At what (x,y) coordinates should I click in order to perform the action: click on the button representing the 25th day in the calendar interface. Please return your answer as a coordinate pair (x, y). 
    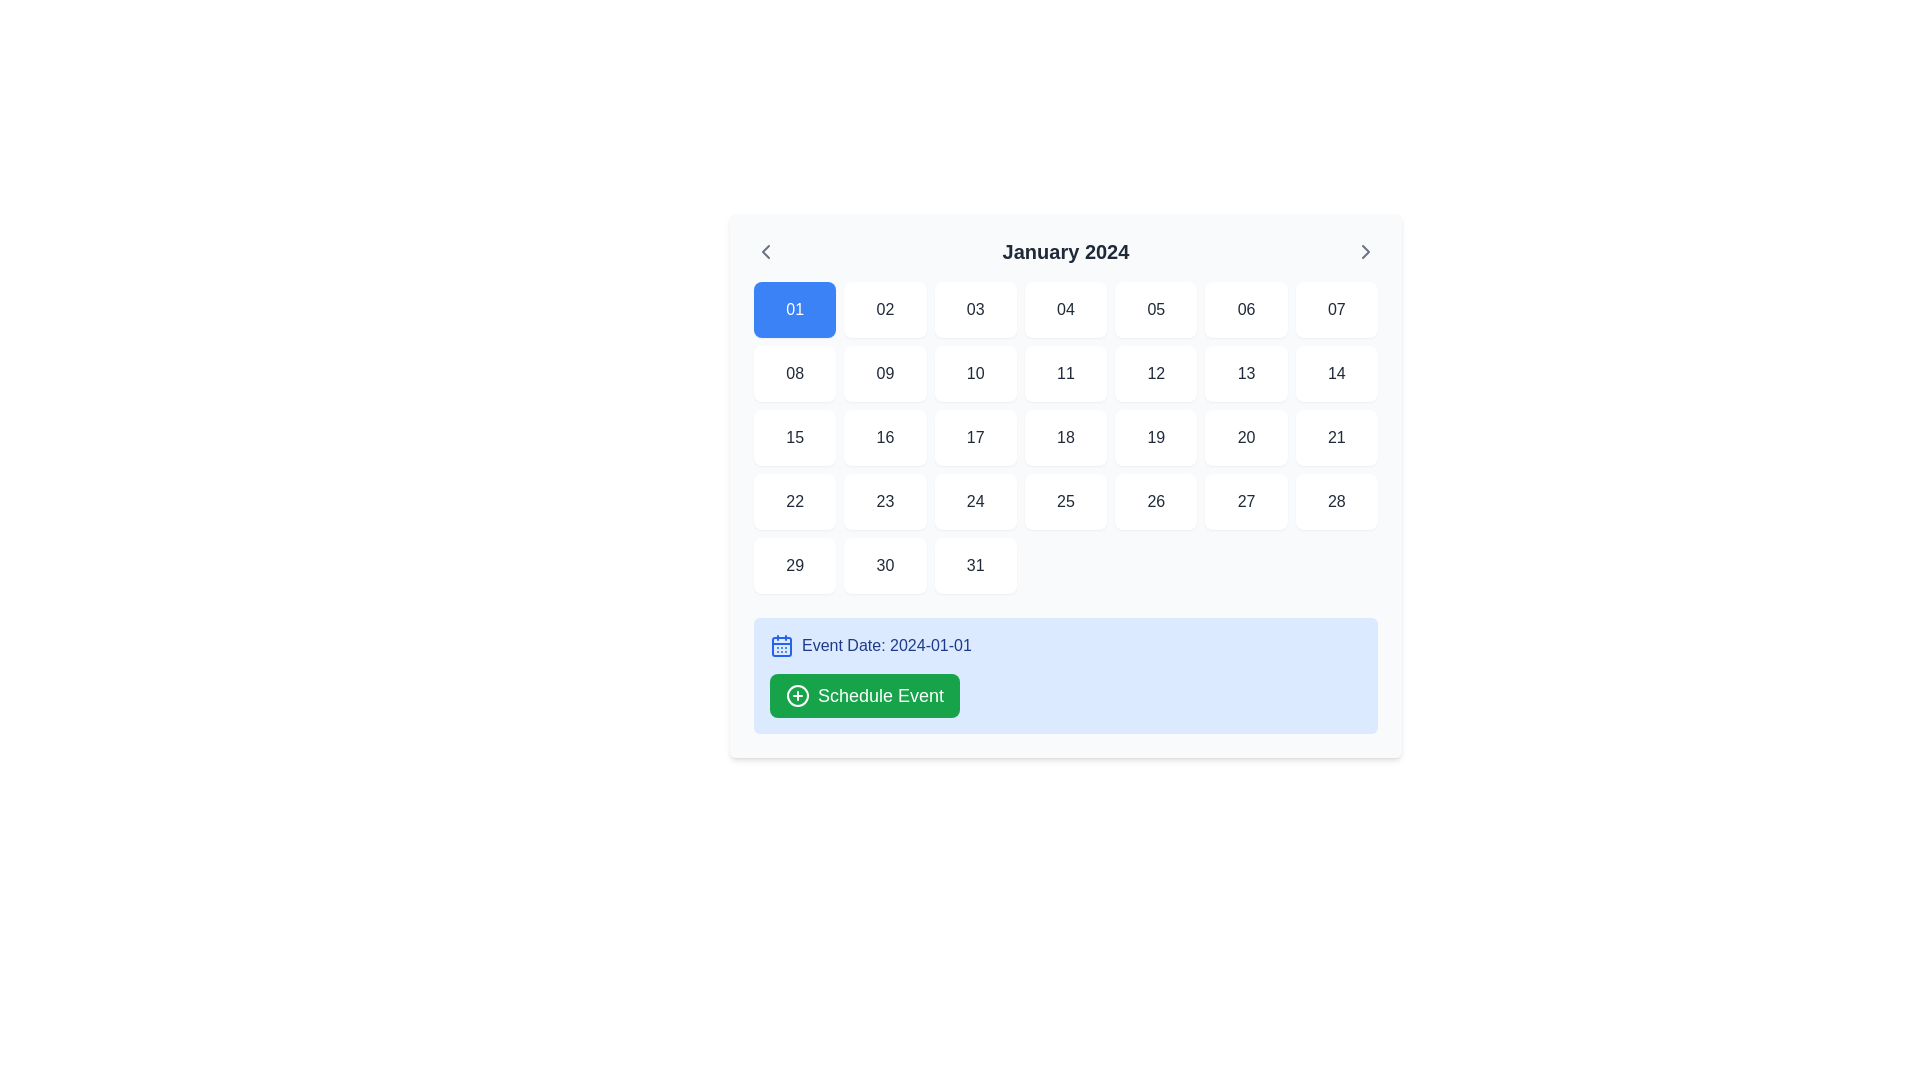
    Looking at the image, I should click on (1064, 500).